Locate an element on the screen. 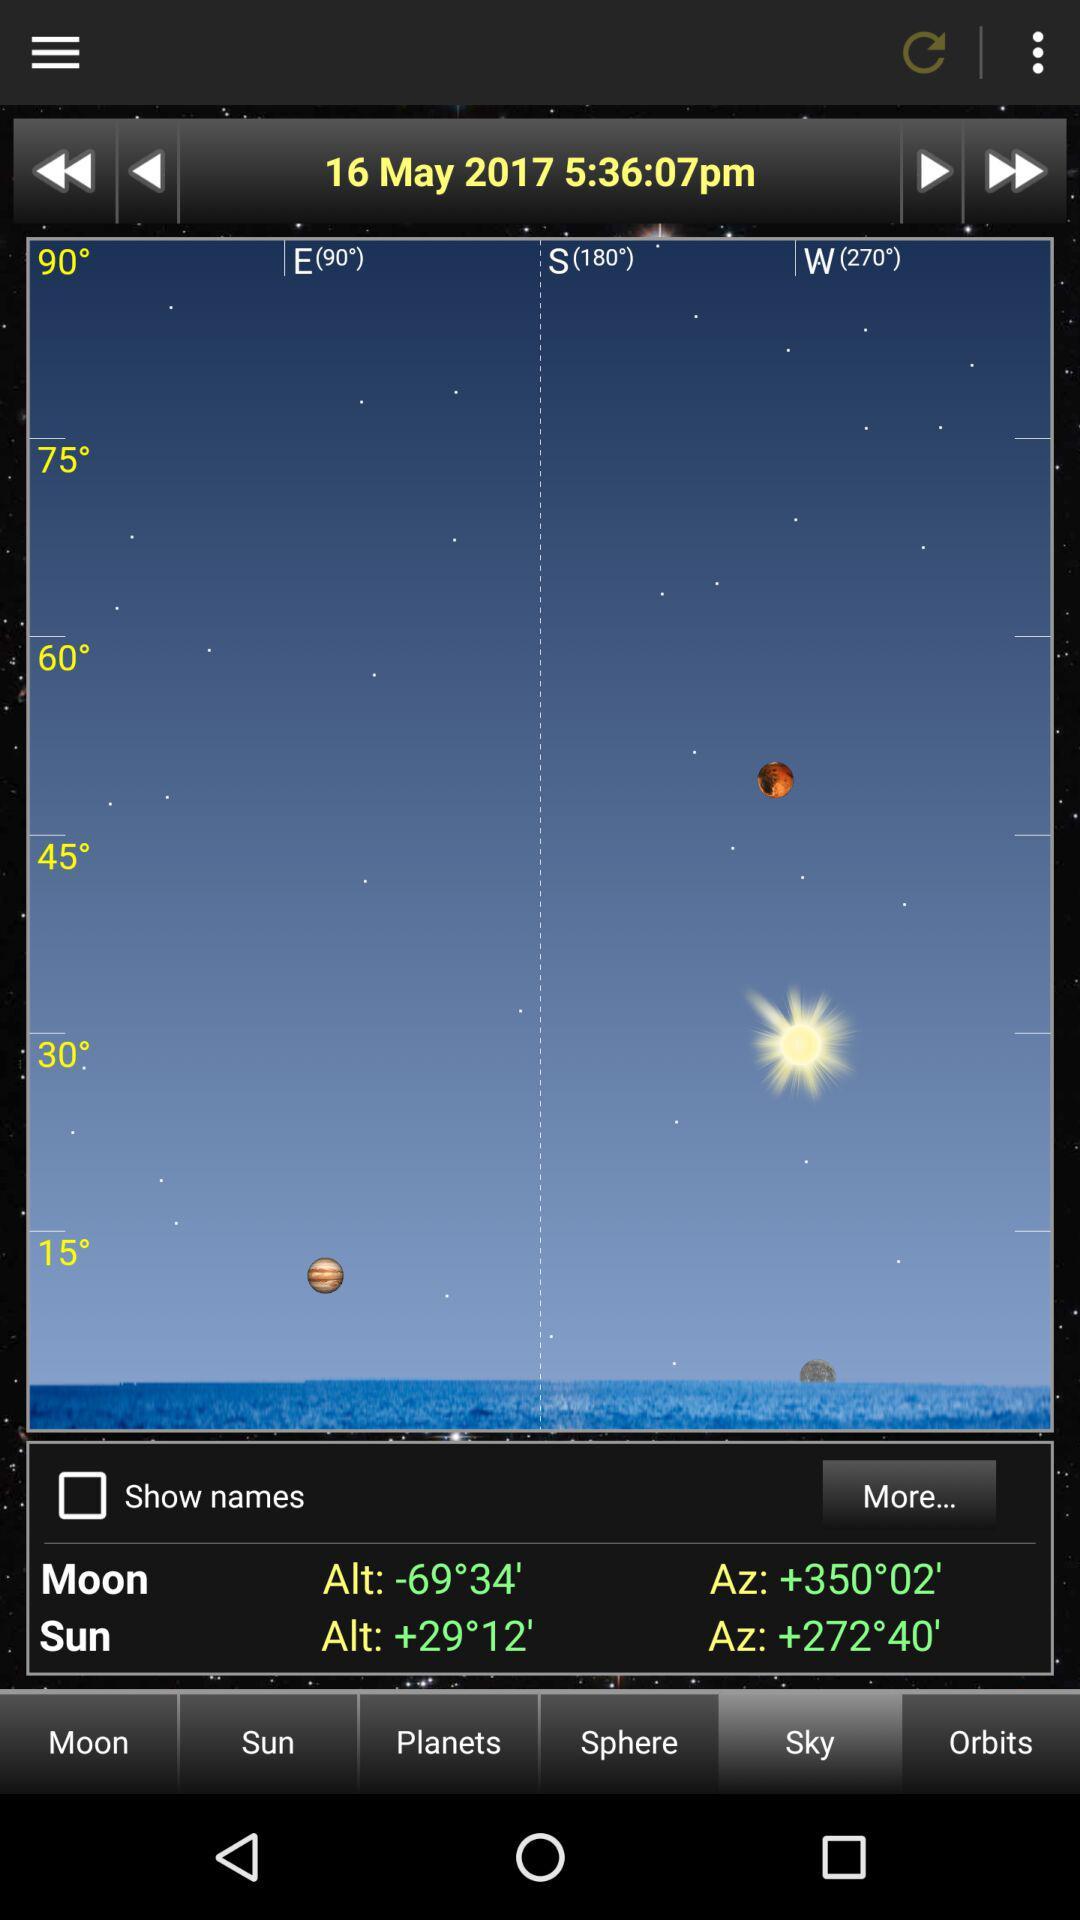 This screenshot has width=1080, height=1920. go back is located at coordinates (146, 171).